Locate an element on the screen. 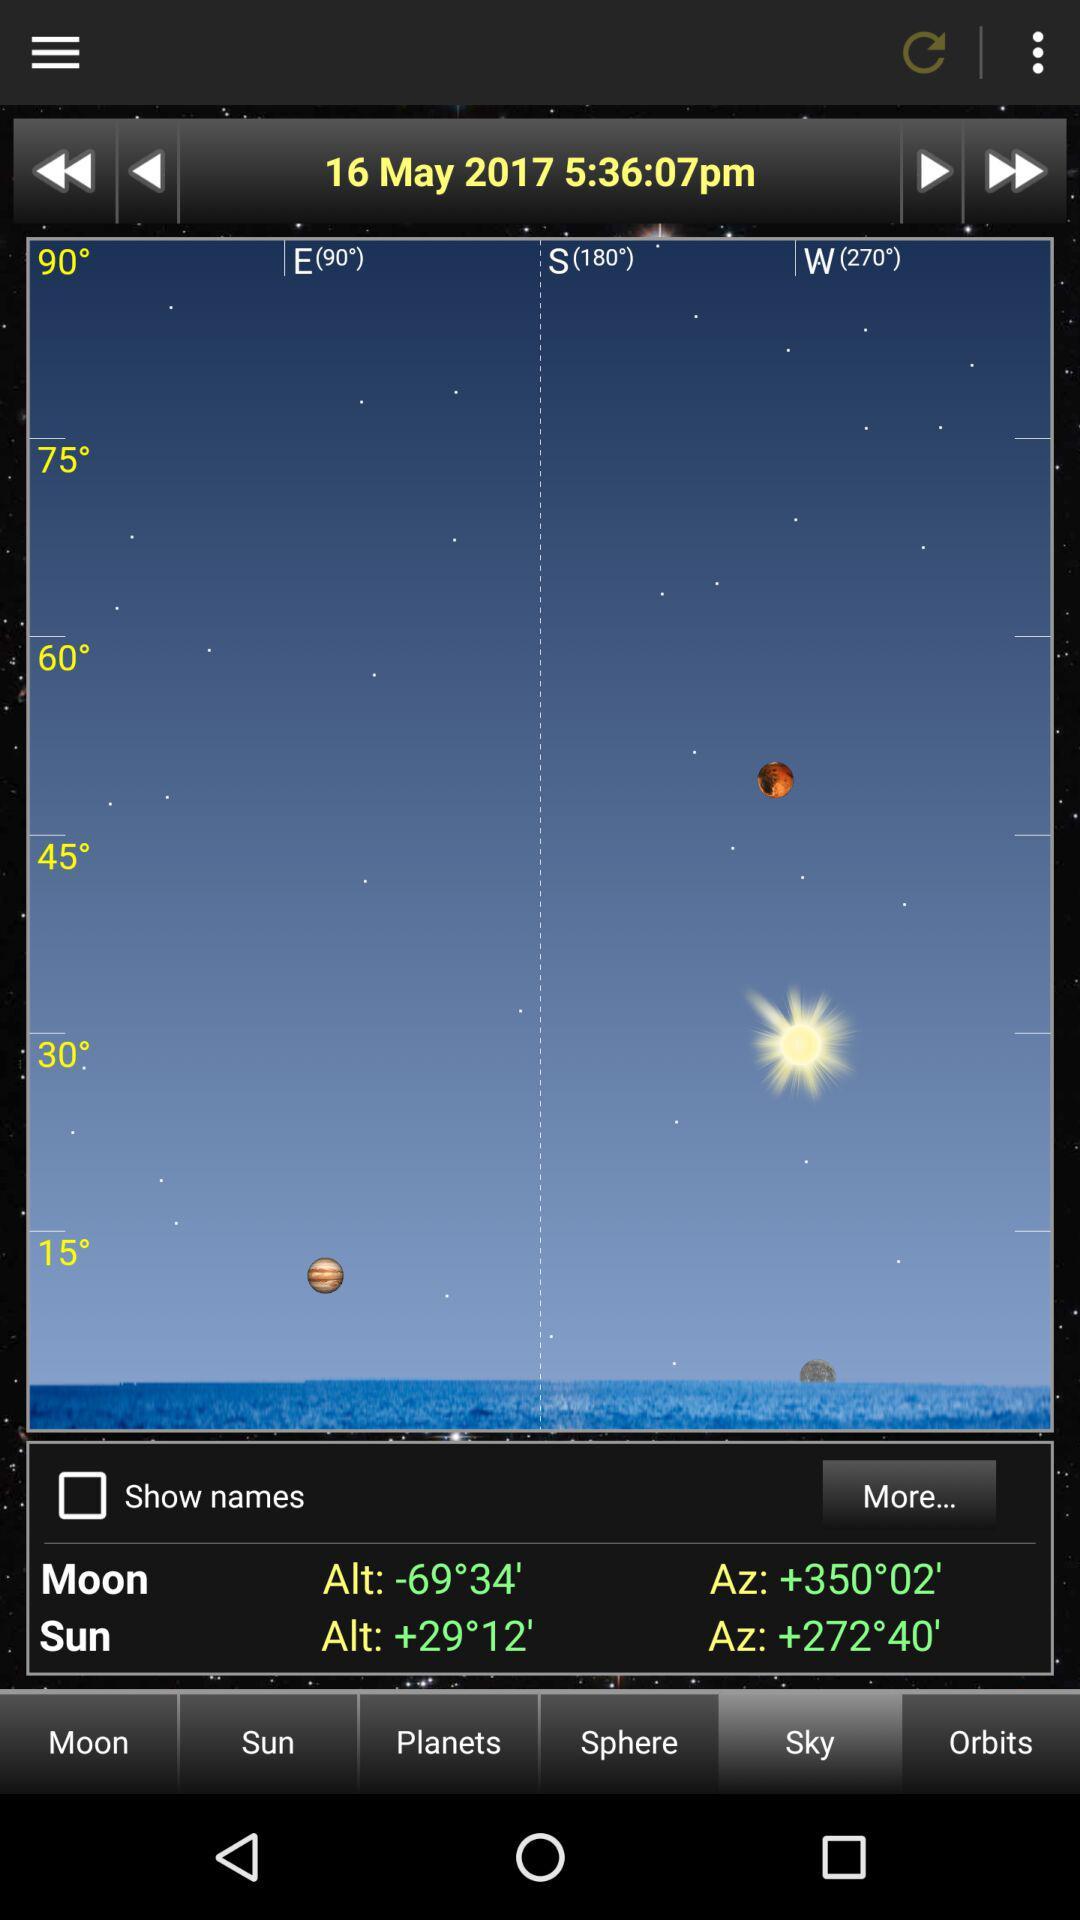 This screenshot has width=1080, height=1920. go back is located at coordinates (146, 171).